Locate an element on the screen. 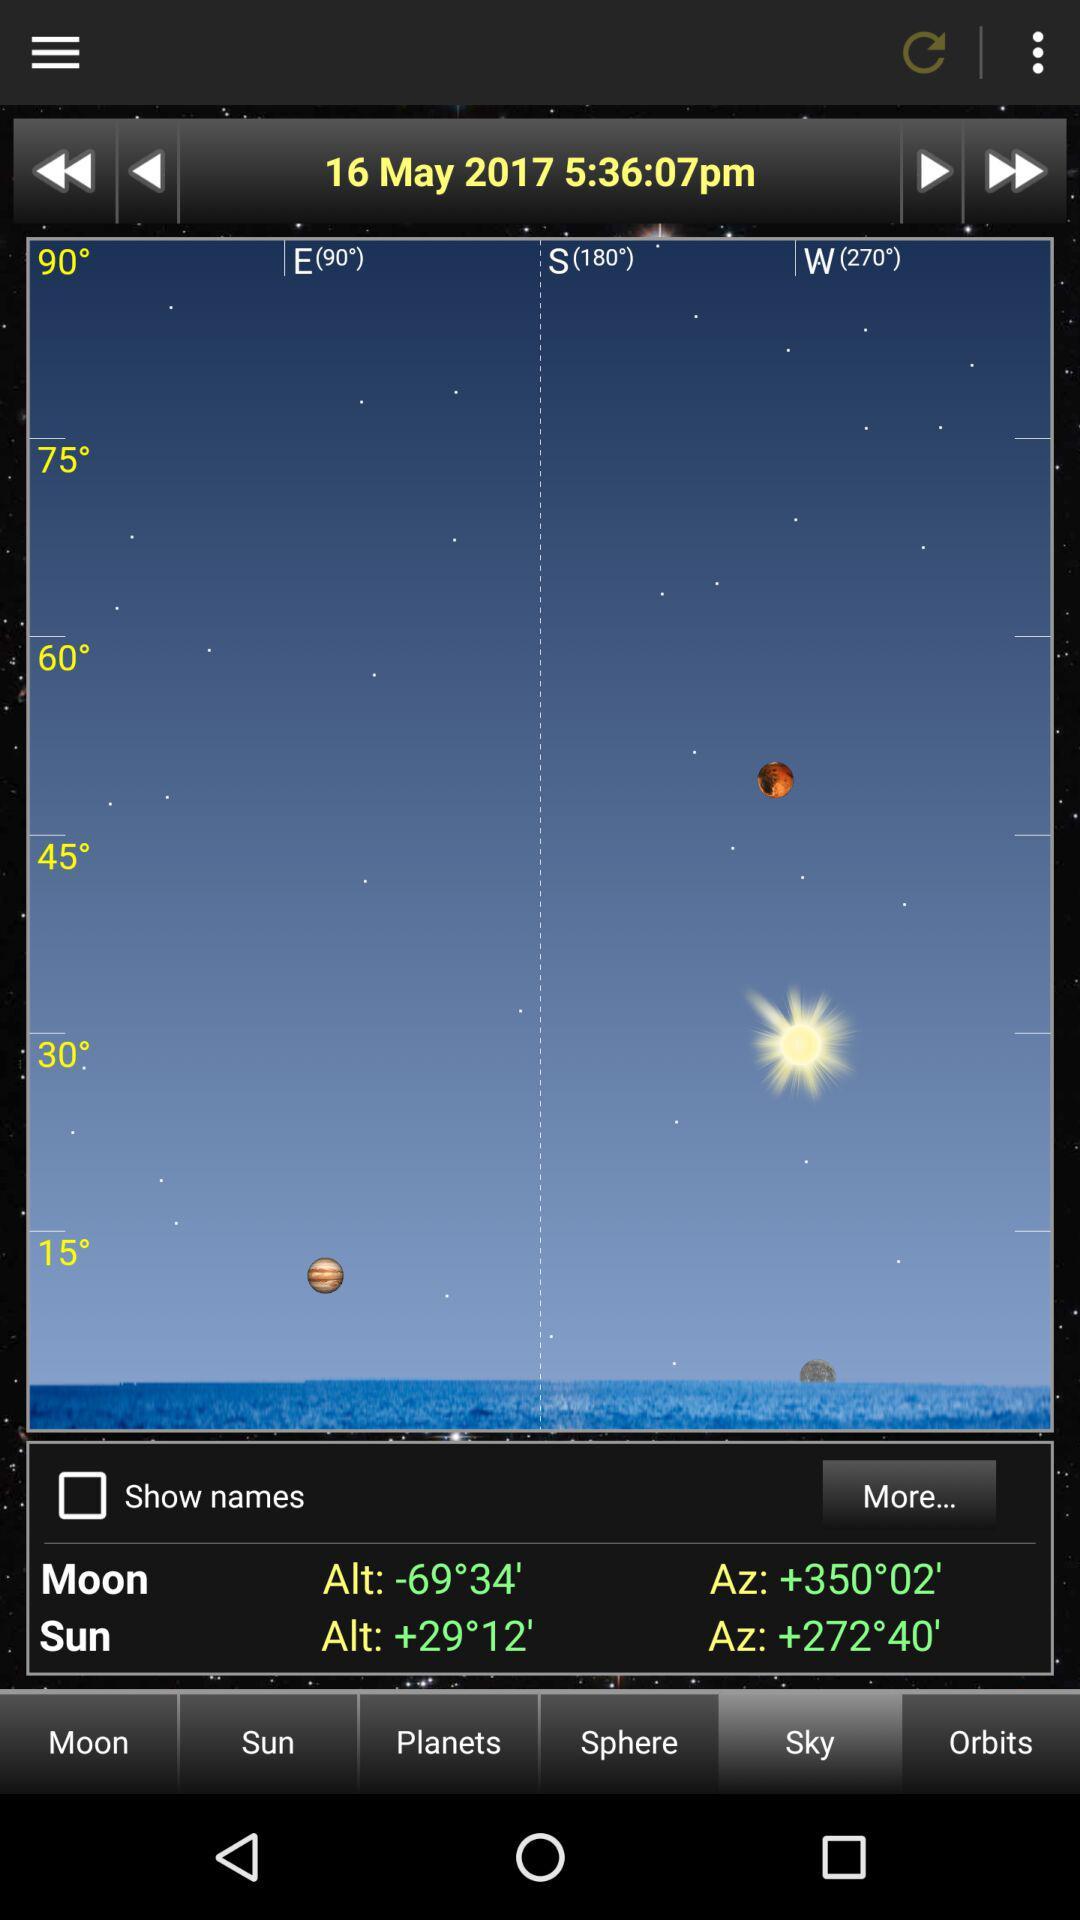 This screenshot has width=1080, height=1920. go back is located at coordinates (146, 171).